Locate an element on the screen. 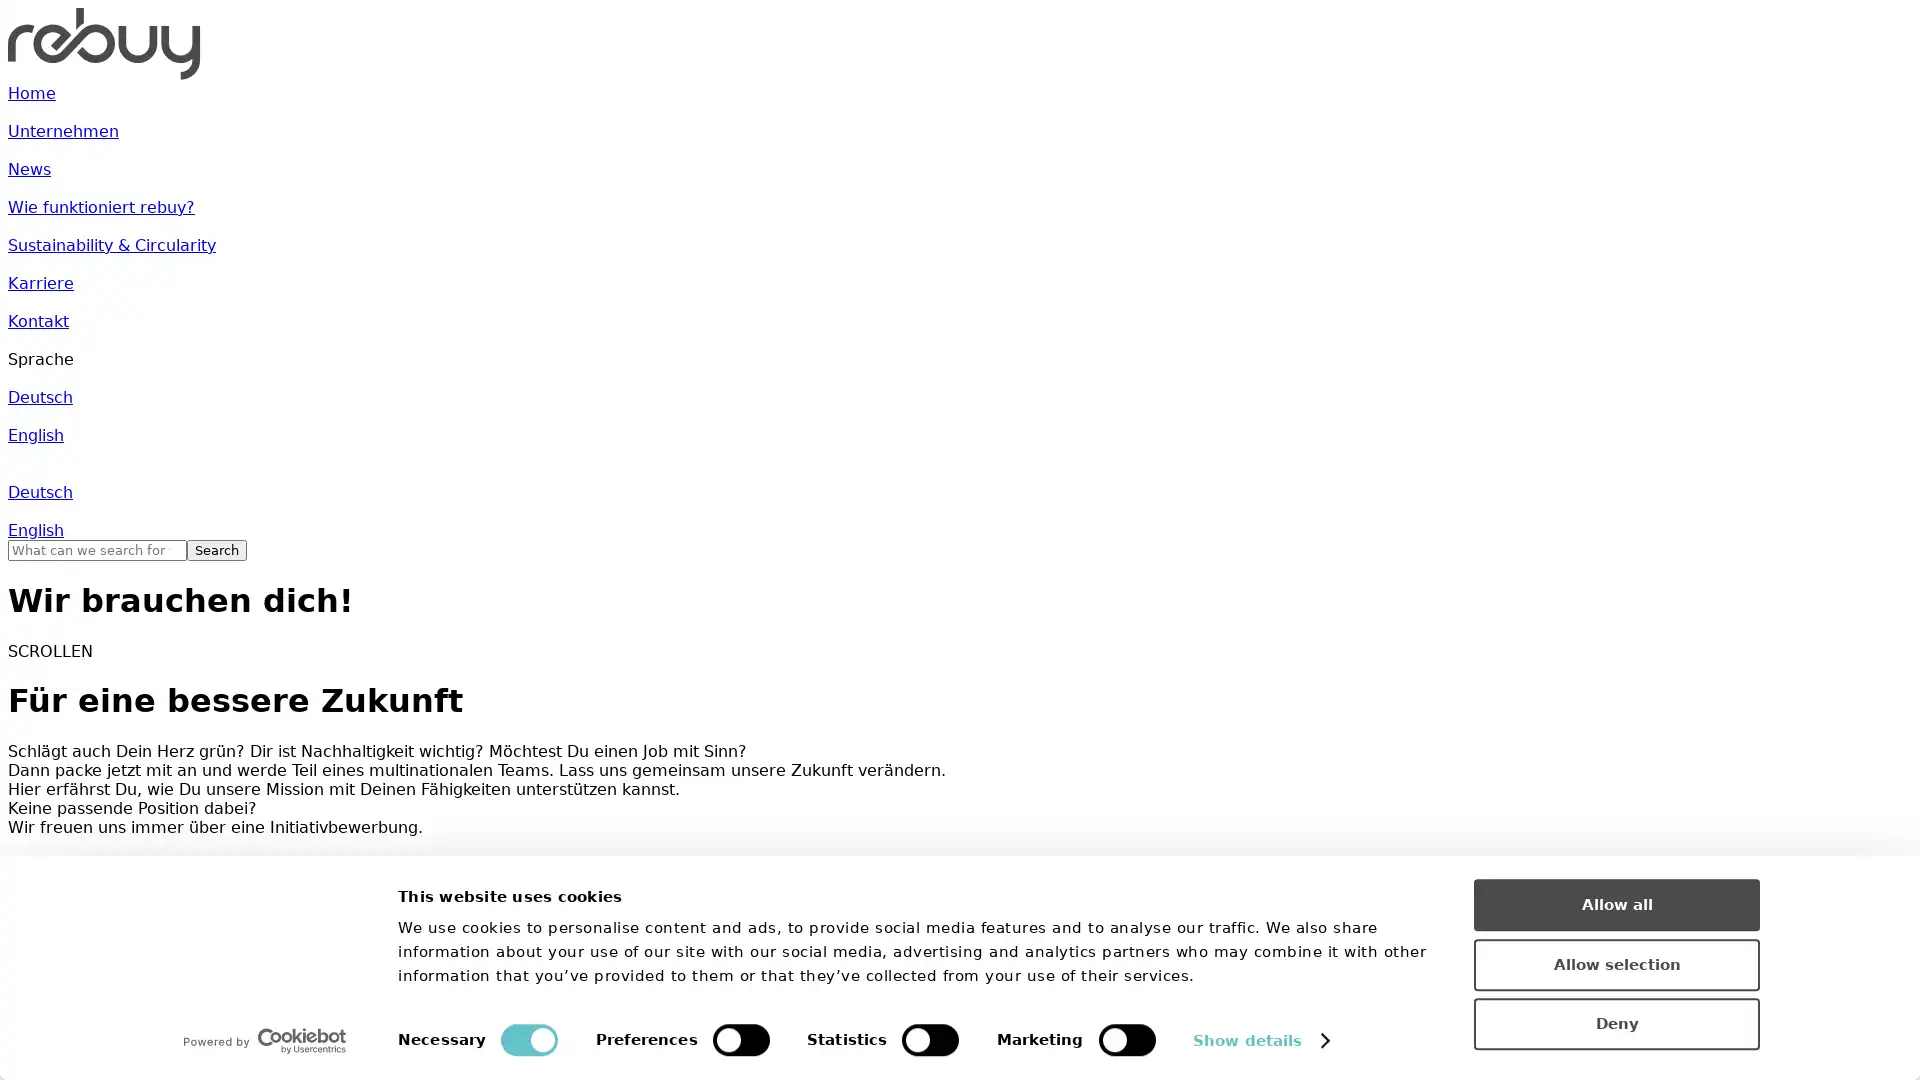 The width and height of the screenshot is (1920, 1080). Allow all is located at coordinates (1617, 894).